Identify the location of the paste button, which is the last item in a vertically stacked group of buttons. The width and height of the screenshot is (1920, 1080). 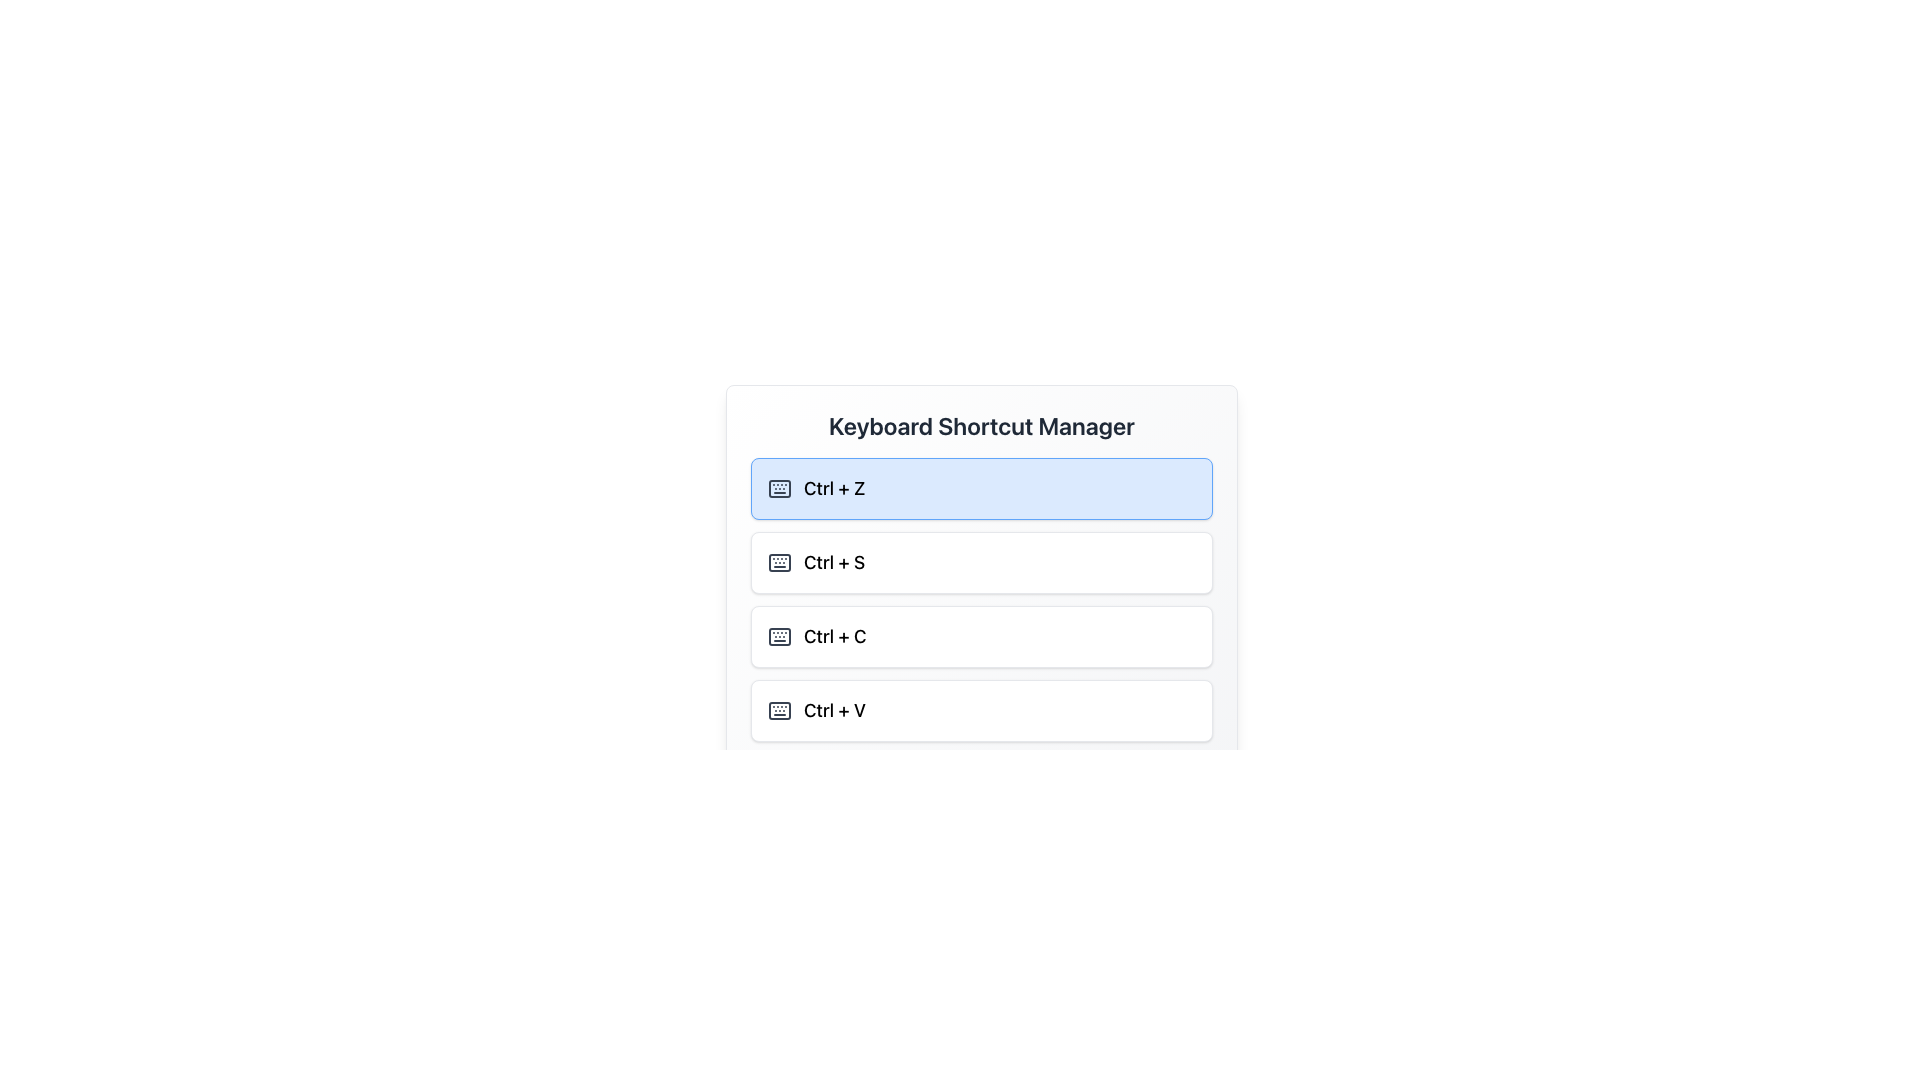
(982, 709).